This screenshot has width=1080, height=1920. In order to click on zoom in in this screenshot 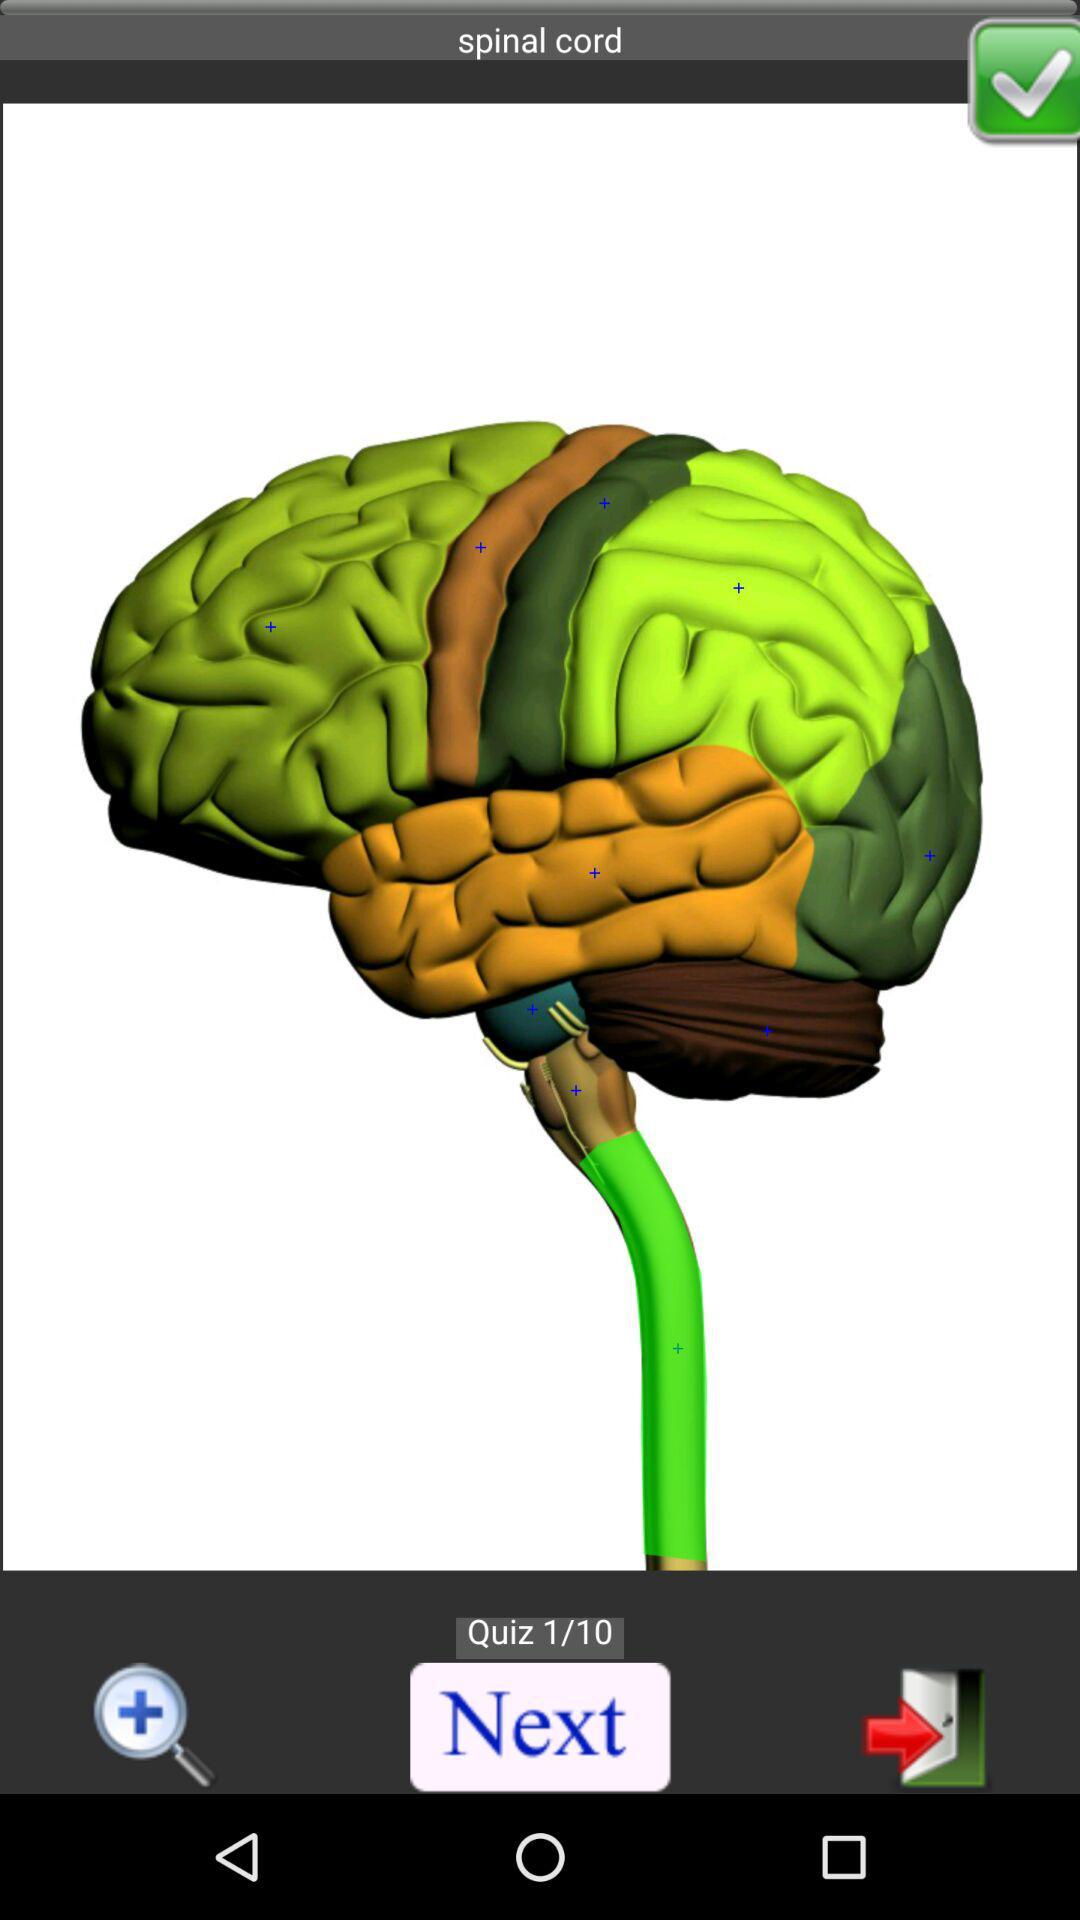, I will do `click(156, 1727)`.